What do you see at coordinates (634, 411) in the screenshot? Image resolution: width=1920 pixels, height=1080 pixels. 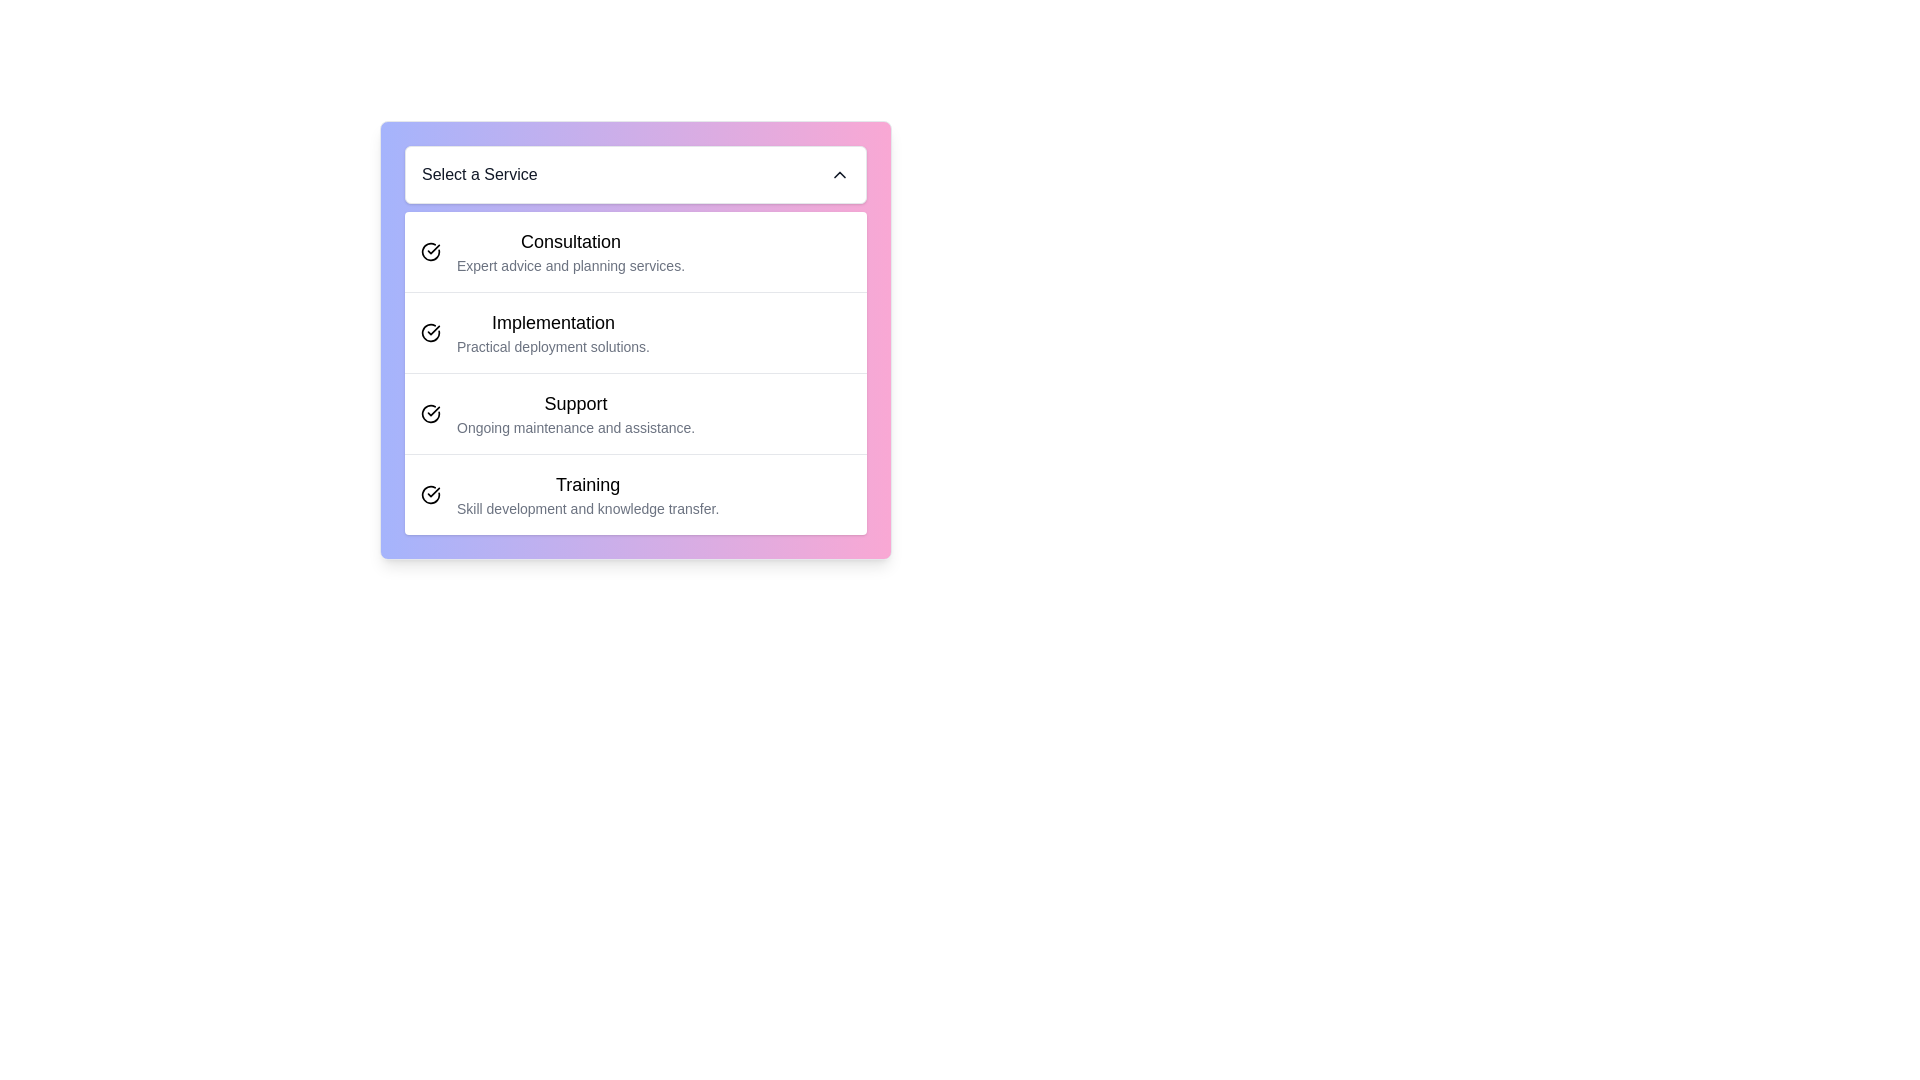 I see `the third list item in the 'Select a Service' menu, which represents ongoing support and assistance` at bounding box center [634, 411].